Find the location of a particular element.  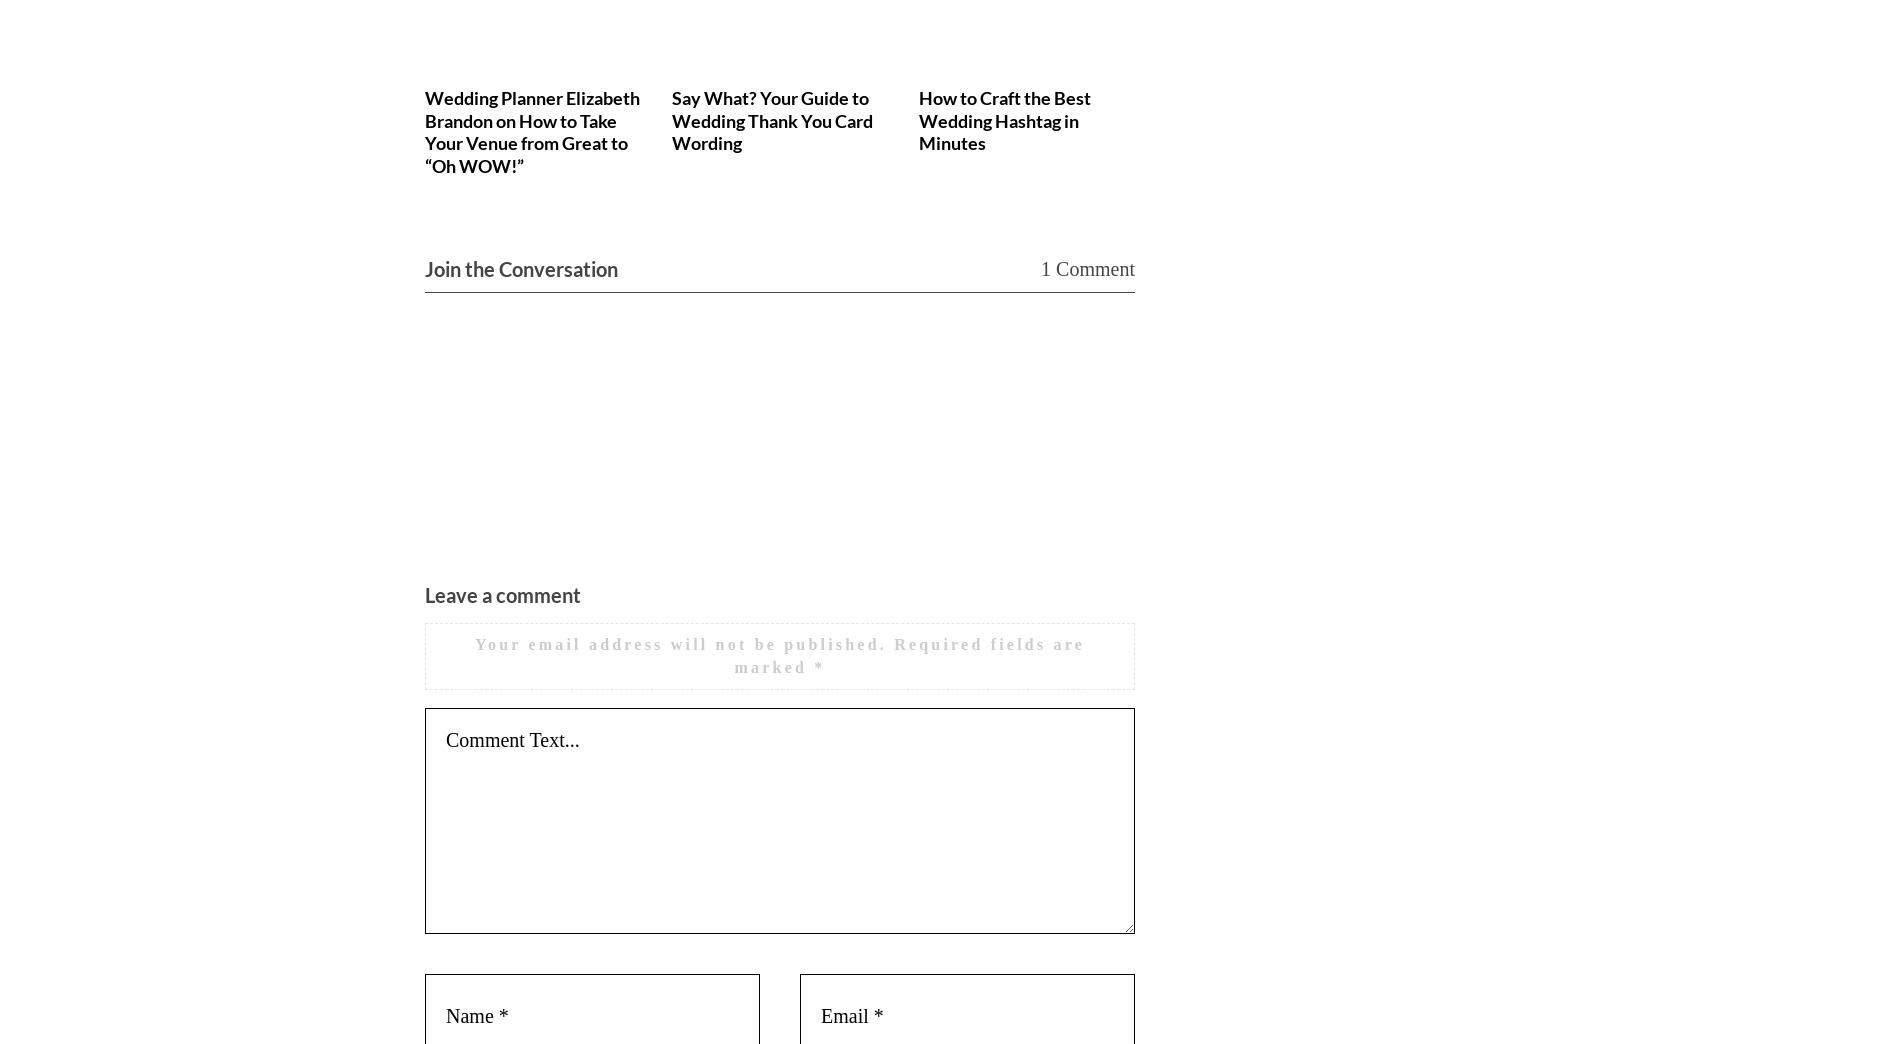

'Join the Conversation' is located at coordinates (424, 268).